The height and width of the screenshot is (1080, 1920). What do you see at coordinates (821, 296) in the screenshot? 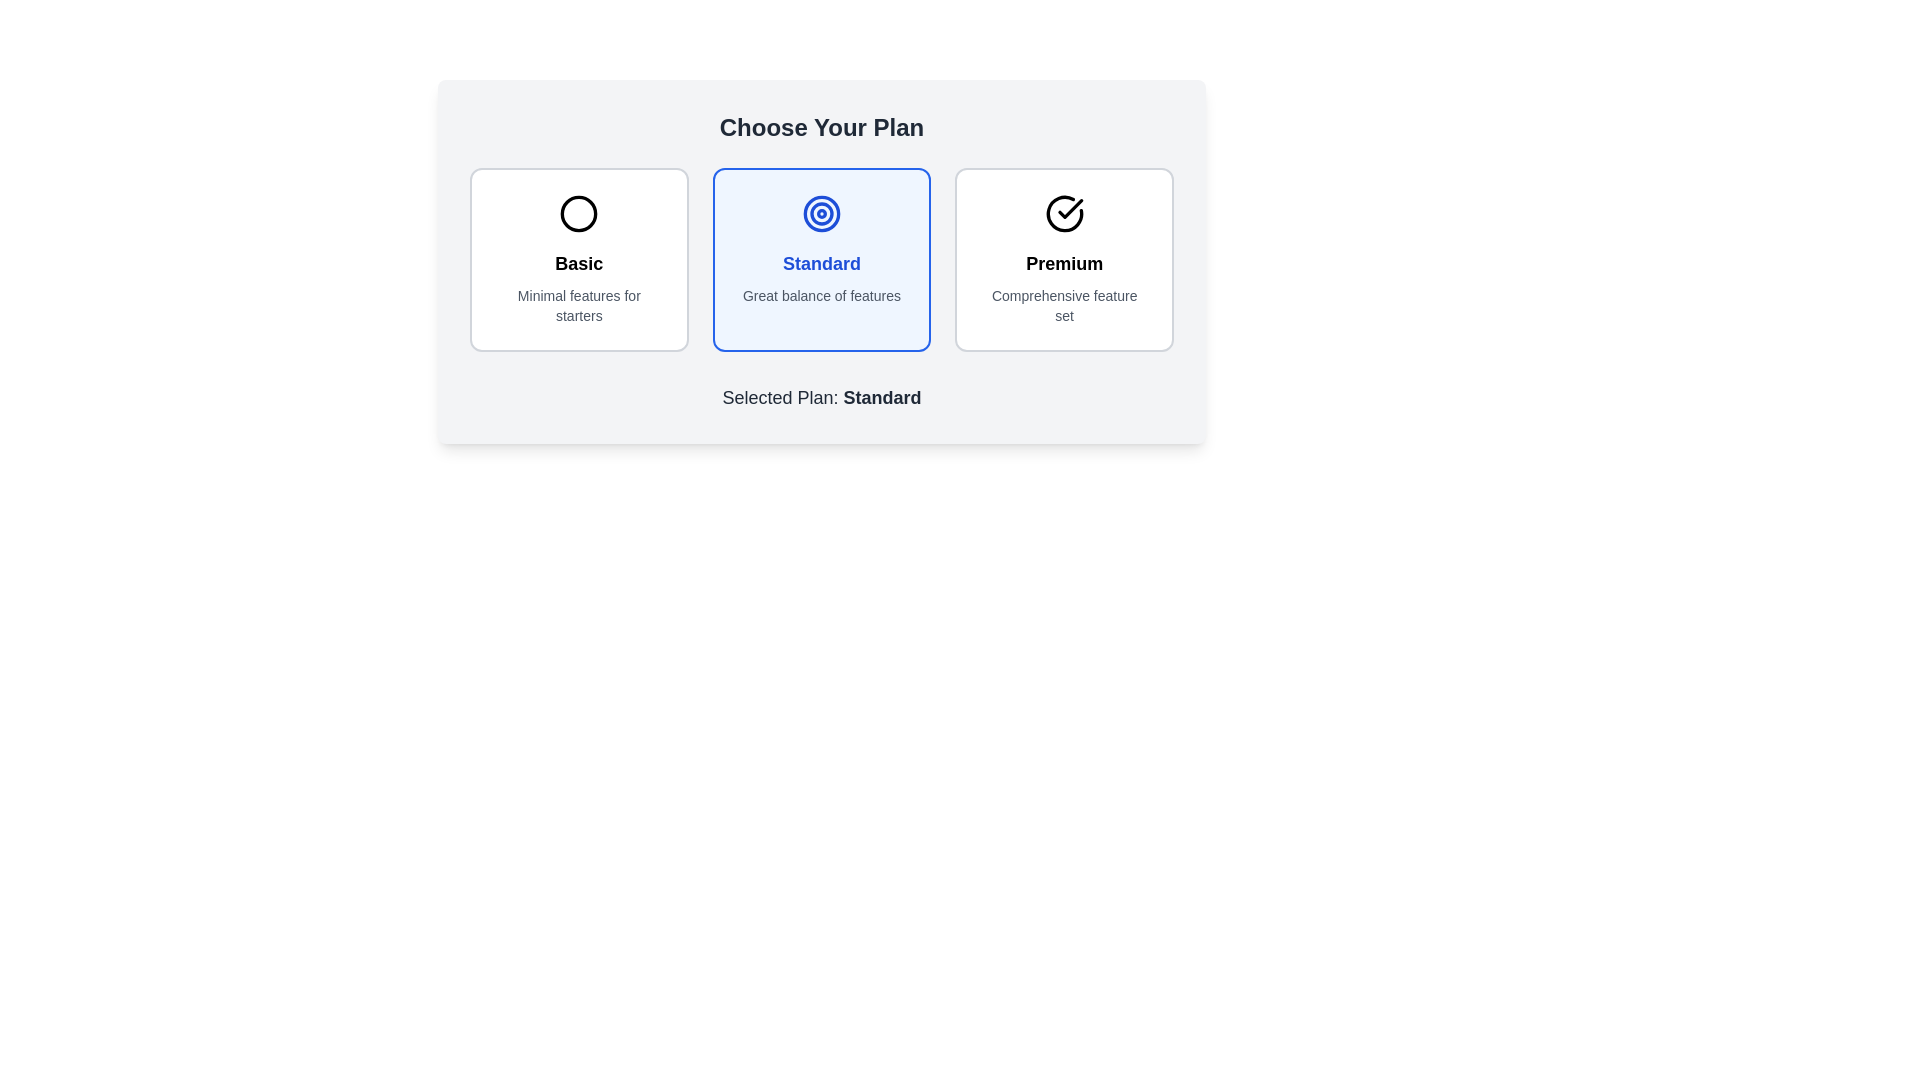
I see `the bottommost text element that describes the features of the 'Standard' plan, located in the middle card among three horizontally arranged cards` at bounding box center [821, 296].